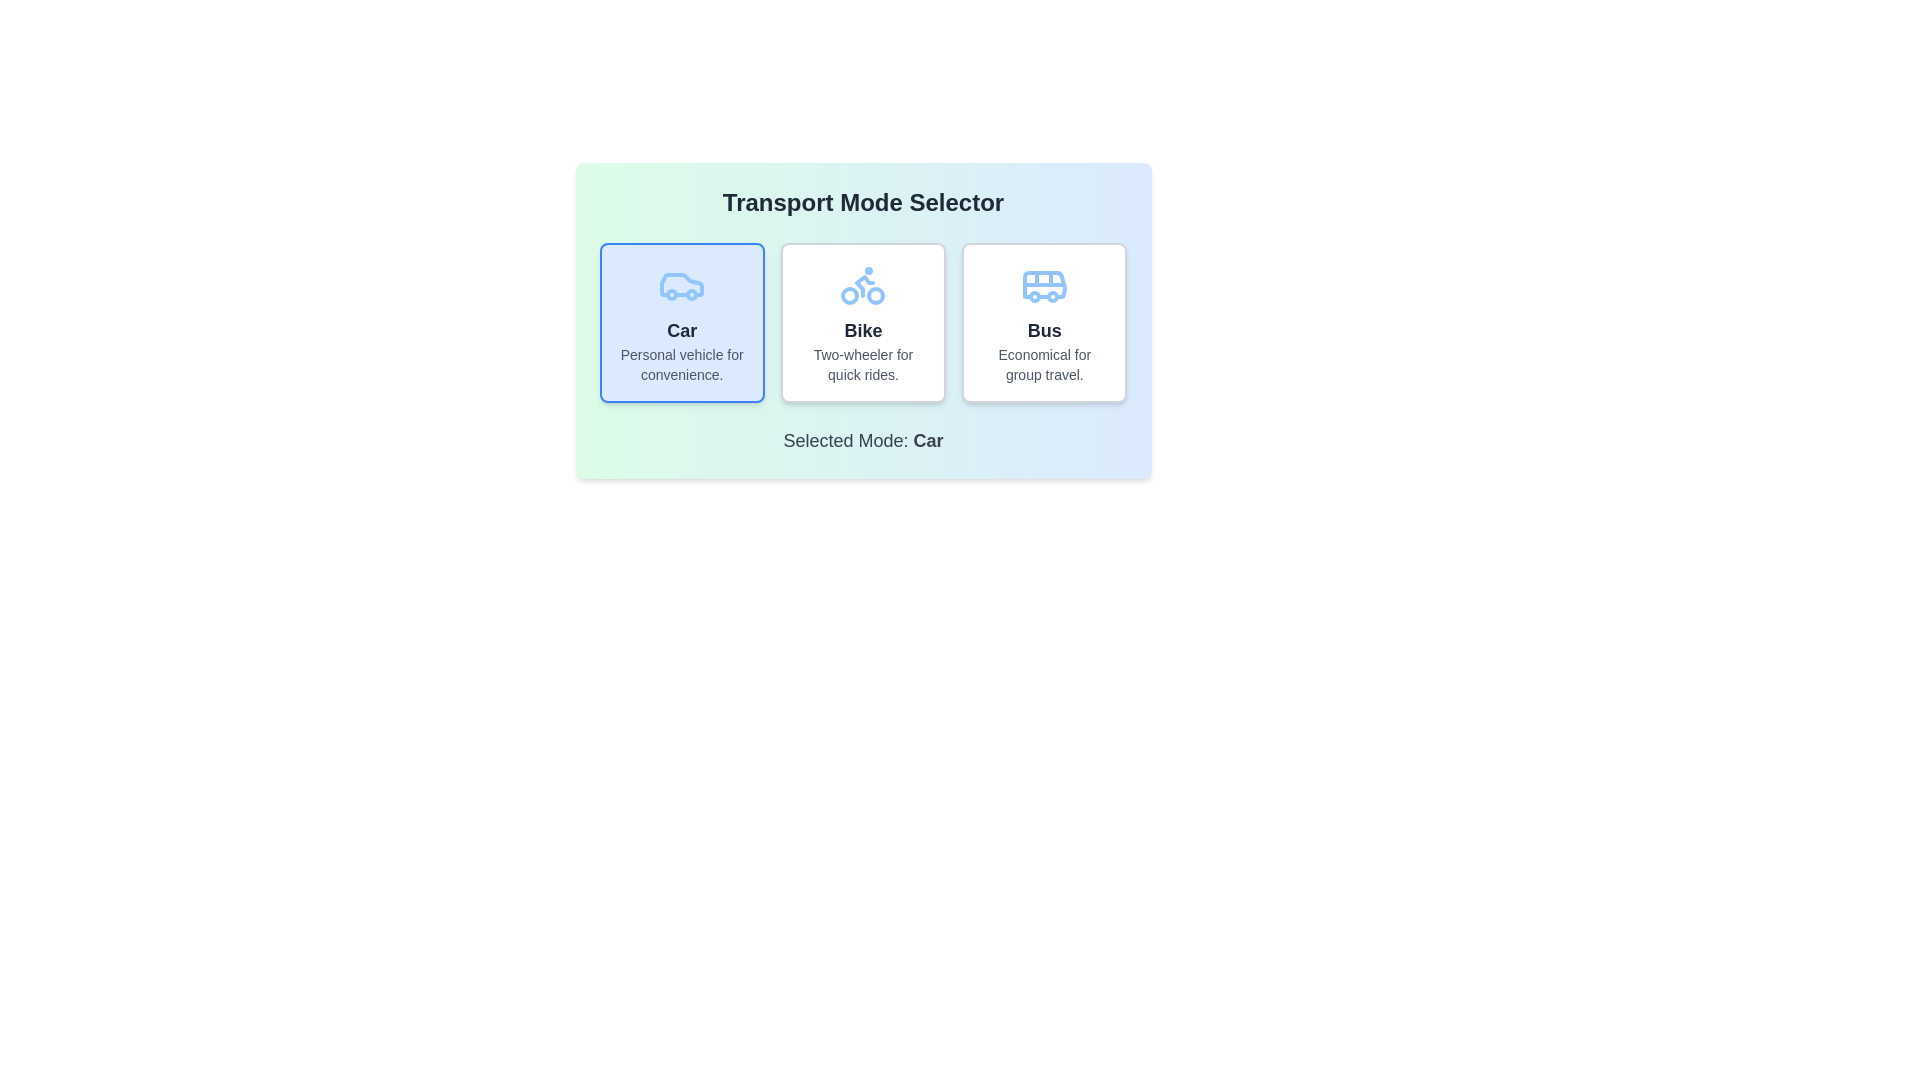 The width and height of the screenshot is (1920, 1080). I want to click on the text label that provides information about the affordability of the bus option, located beneath the bold 'Bus' text in the same card, so click(1043, 365).